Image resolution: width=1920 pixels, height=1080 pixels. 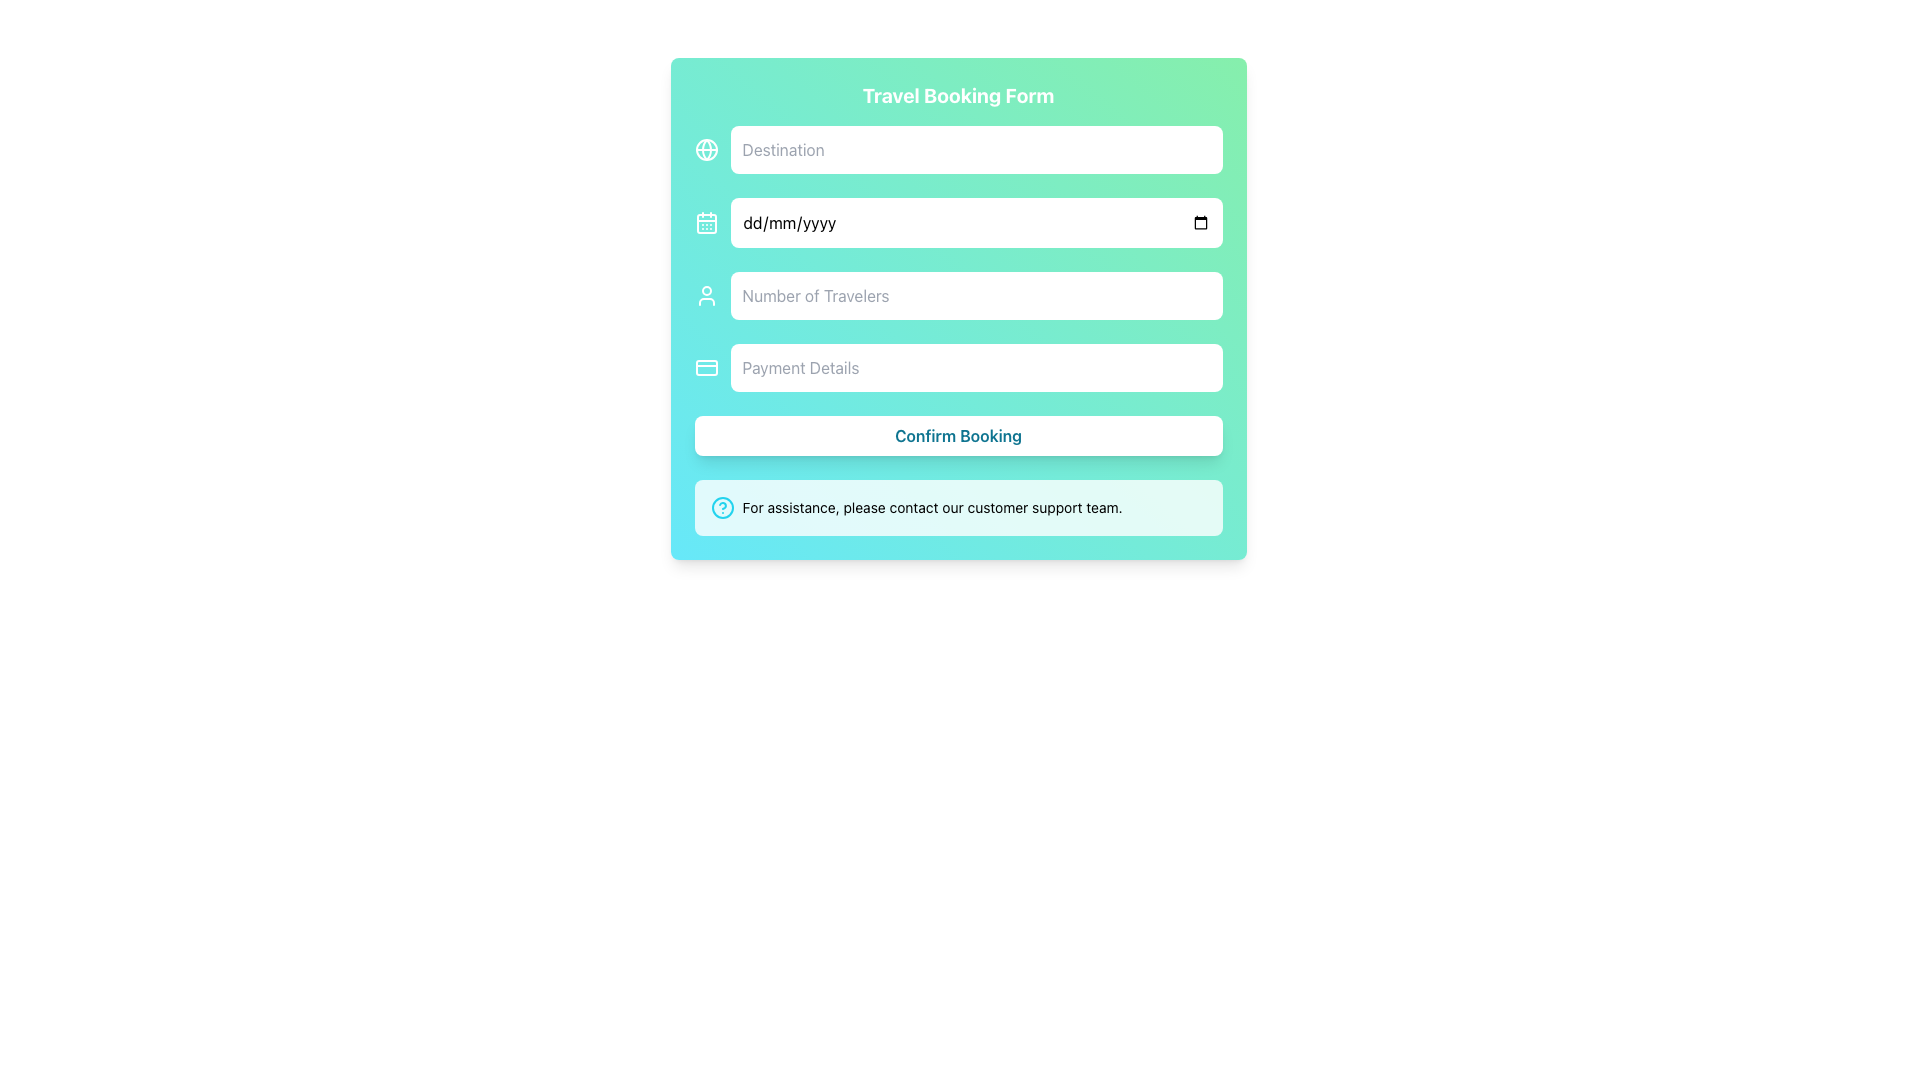 What do you see at coordinates (706, 296) in the screenshot?
I see `the user icon, which is a white outlined graphic consisting of a circular head and a rounded-rectangular body, positioned at the leftmost part of the row containing the 'Number of Travelers' input field in the 'Travel Booking Form'` at bounding box center [706, 296].